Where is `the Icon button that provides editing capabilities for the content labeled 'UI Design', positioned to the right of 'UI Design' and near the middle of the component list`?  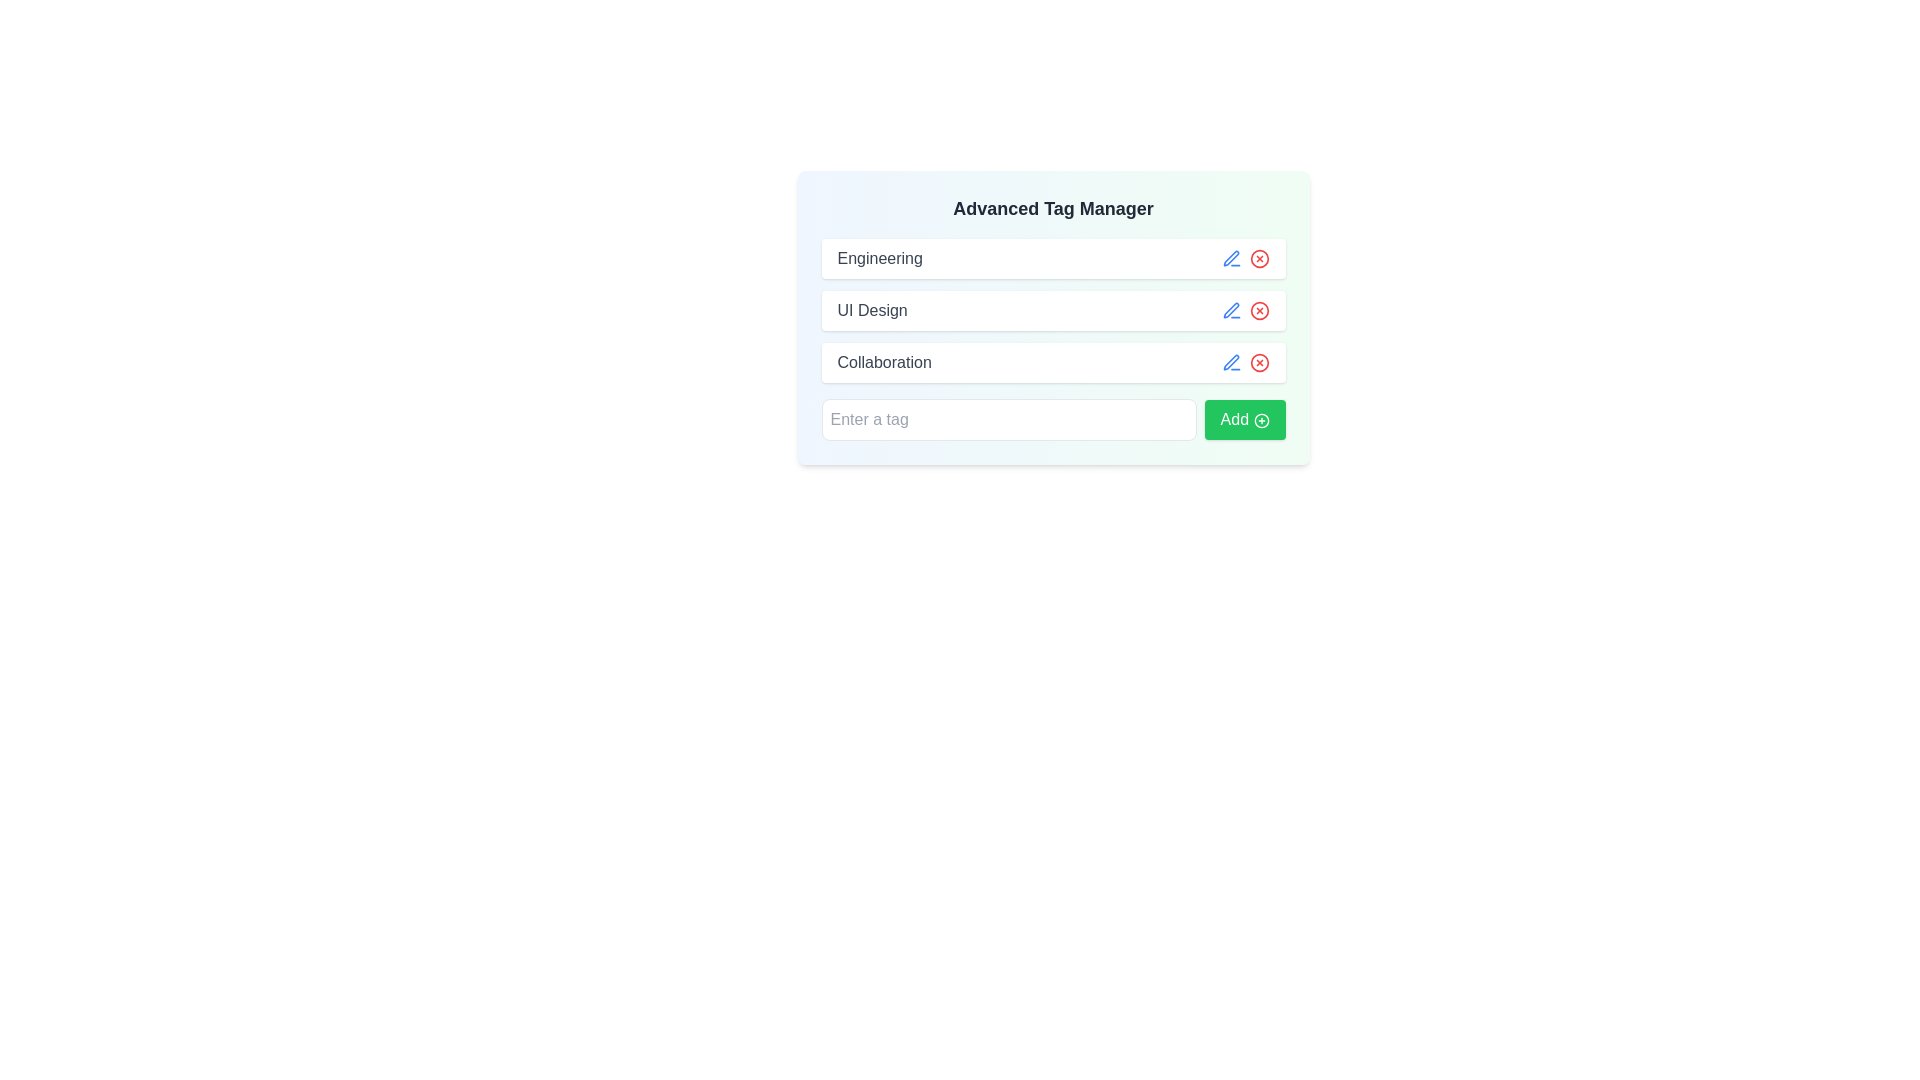 the Icon button that provides editing capabilities for the content labeled 'UI Design', positioned to the right of 'UI Design' and near the middle of the component list is located at coordinates (1230, 311).